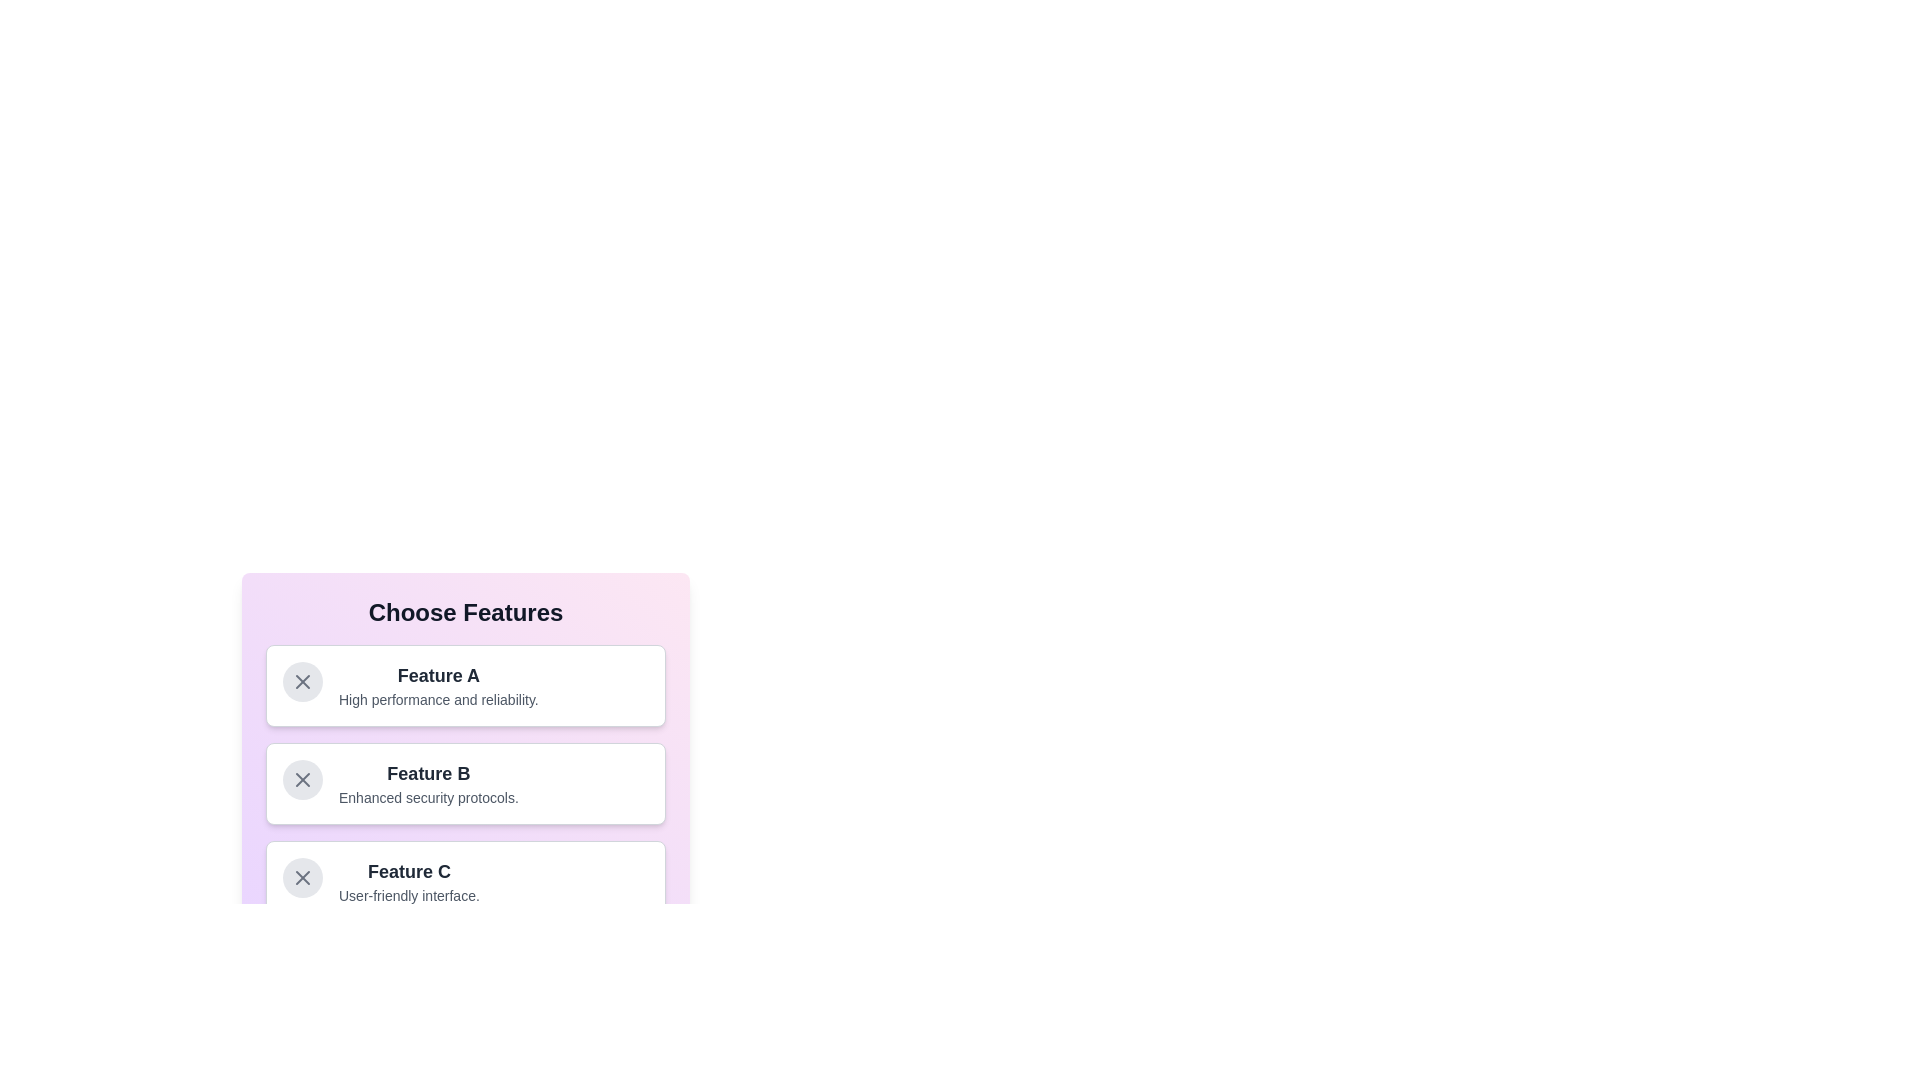 The height and width of the screenshot is (1080, 1920). I want to click on keyboard navigation, so click(464, 881).